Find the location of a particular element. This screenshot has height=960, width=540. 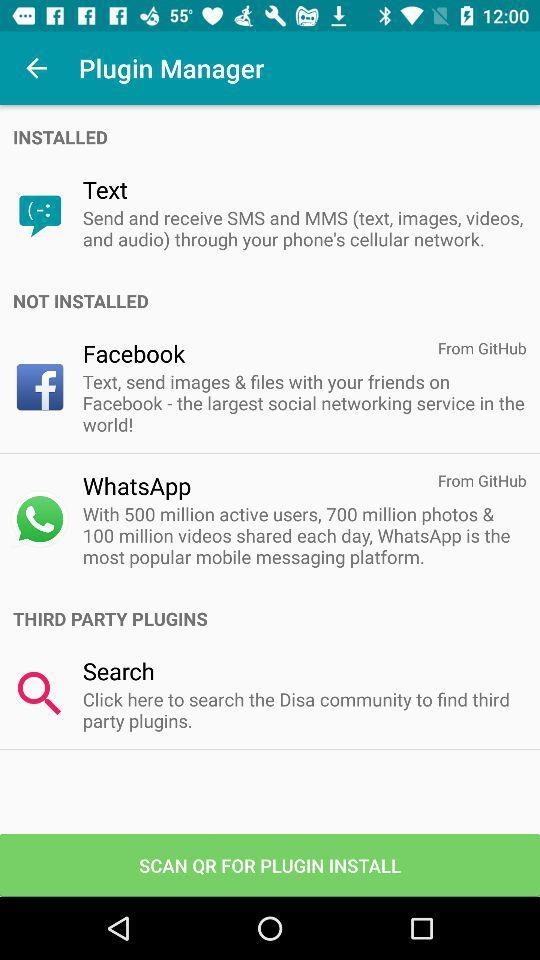

item to the left of the plugin manager icon is located at coordinates (36, 68).